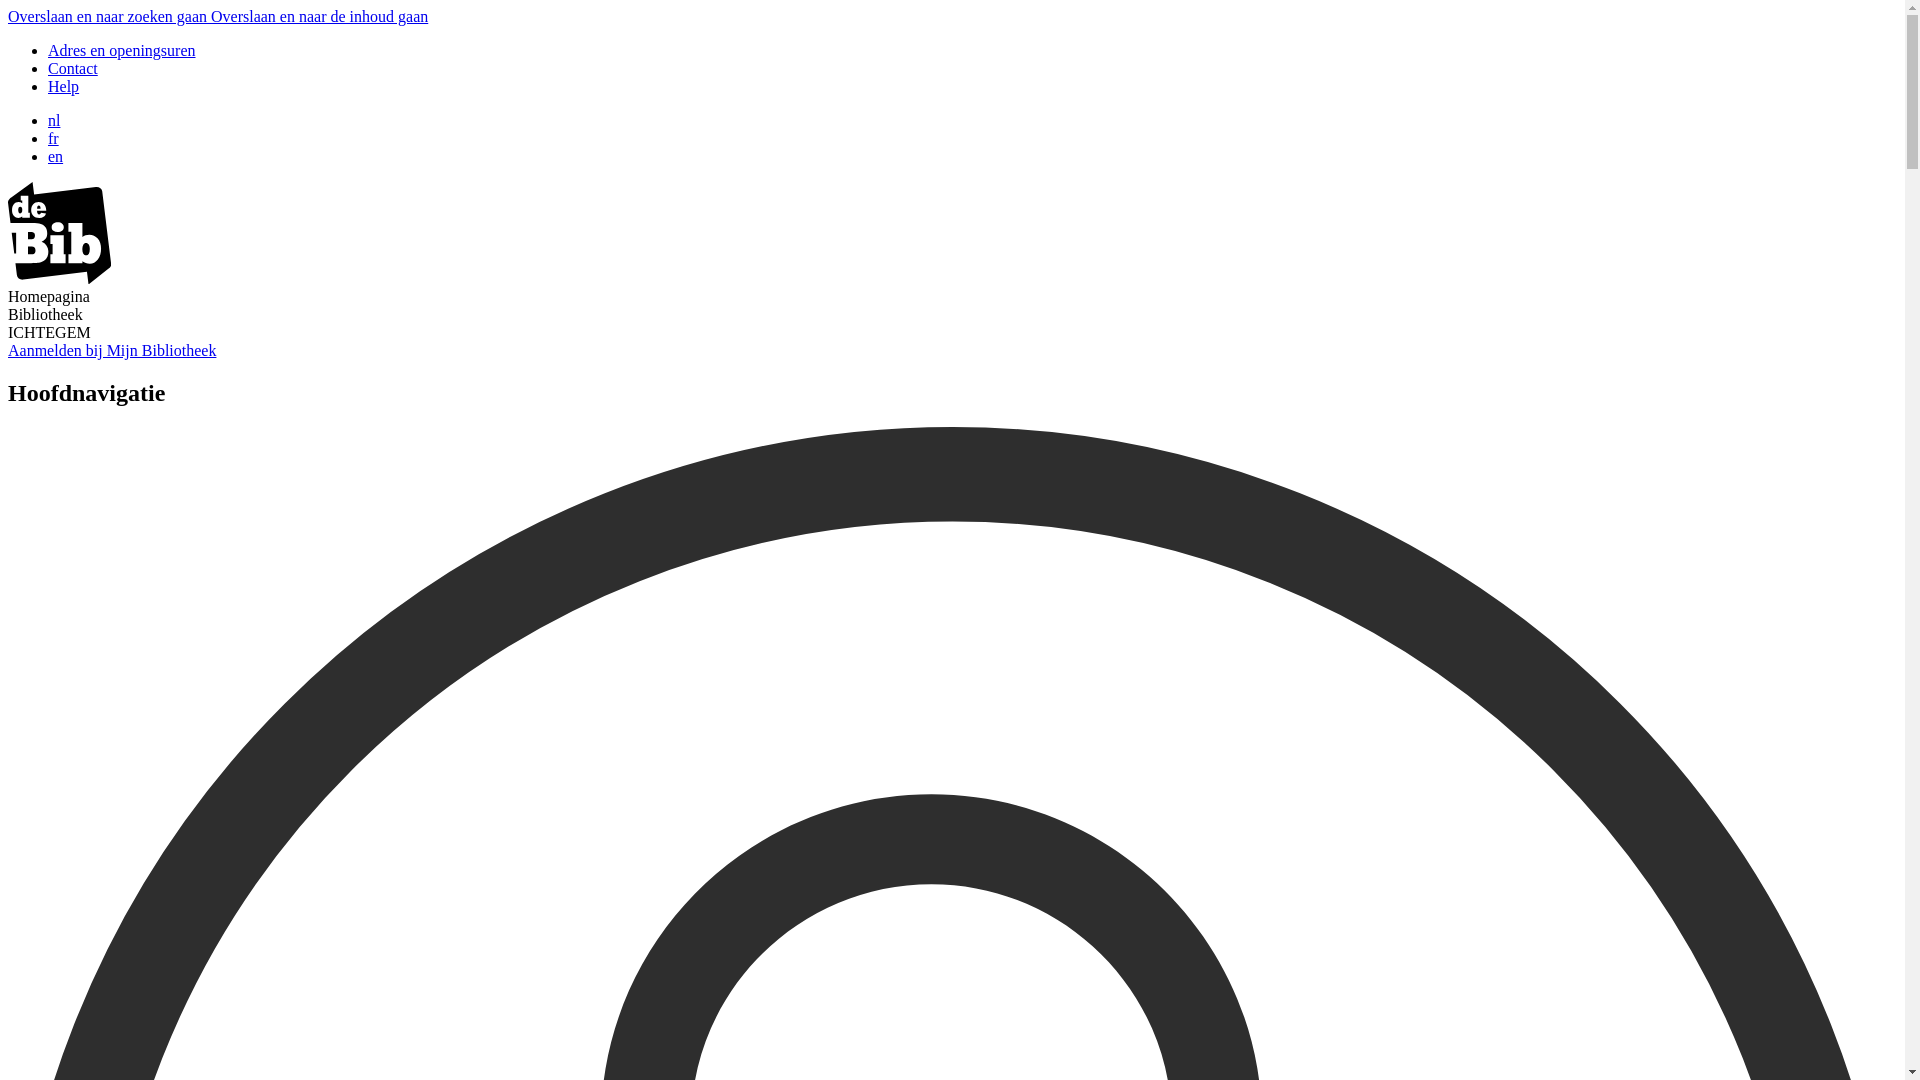  I want to click on 'en', so click(55, 155).